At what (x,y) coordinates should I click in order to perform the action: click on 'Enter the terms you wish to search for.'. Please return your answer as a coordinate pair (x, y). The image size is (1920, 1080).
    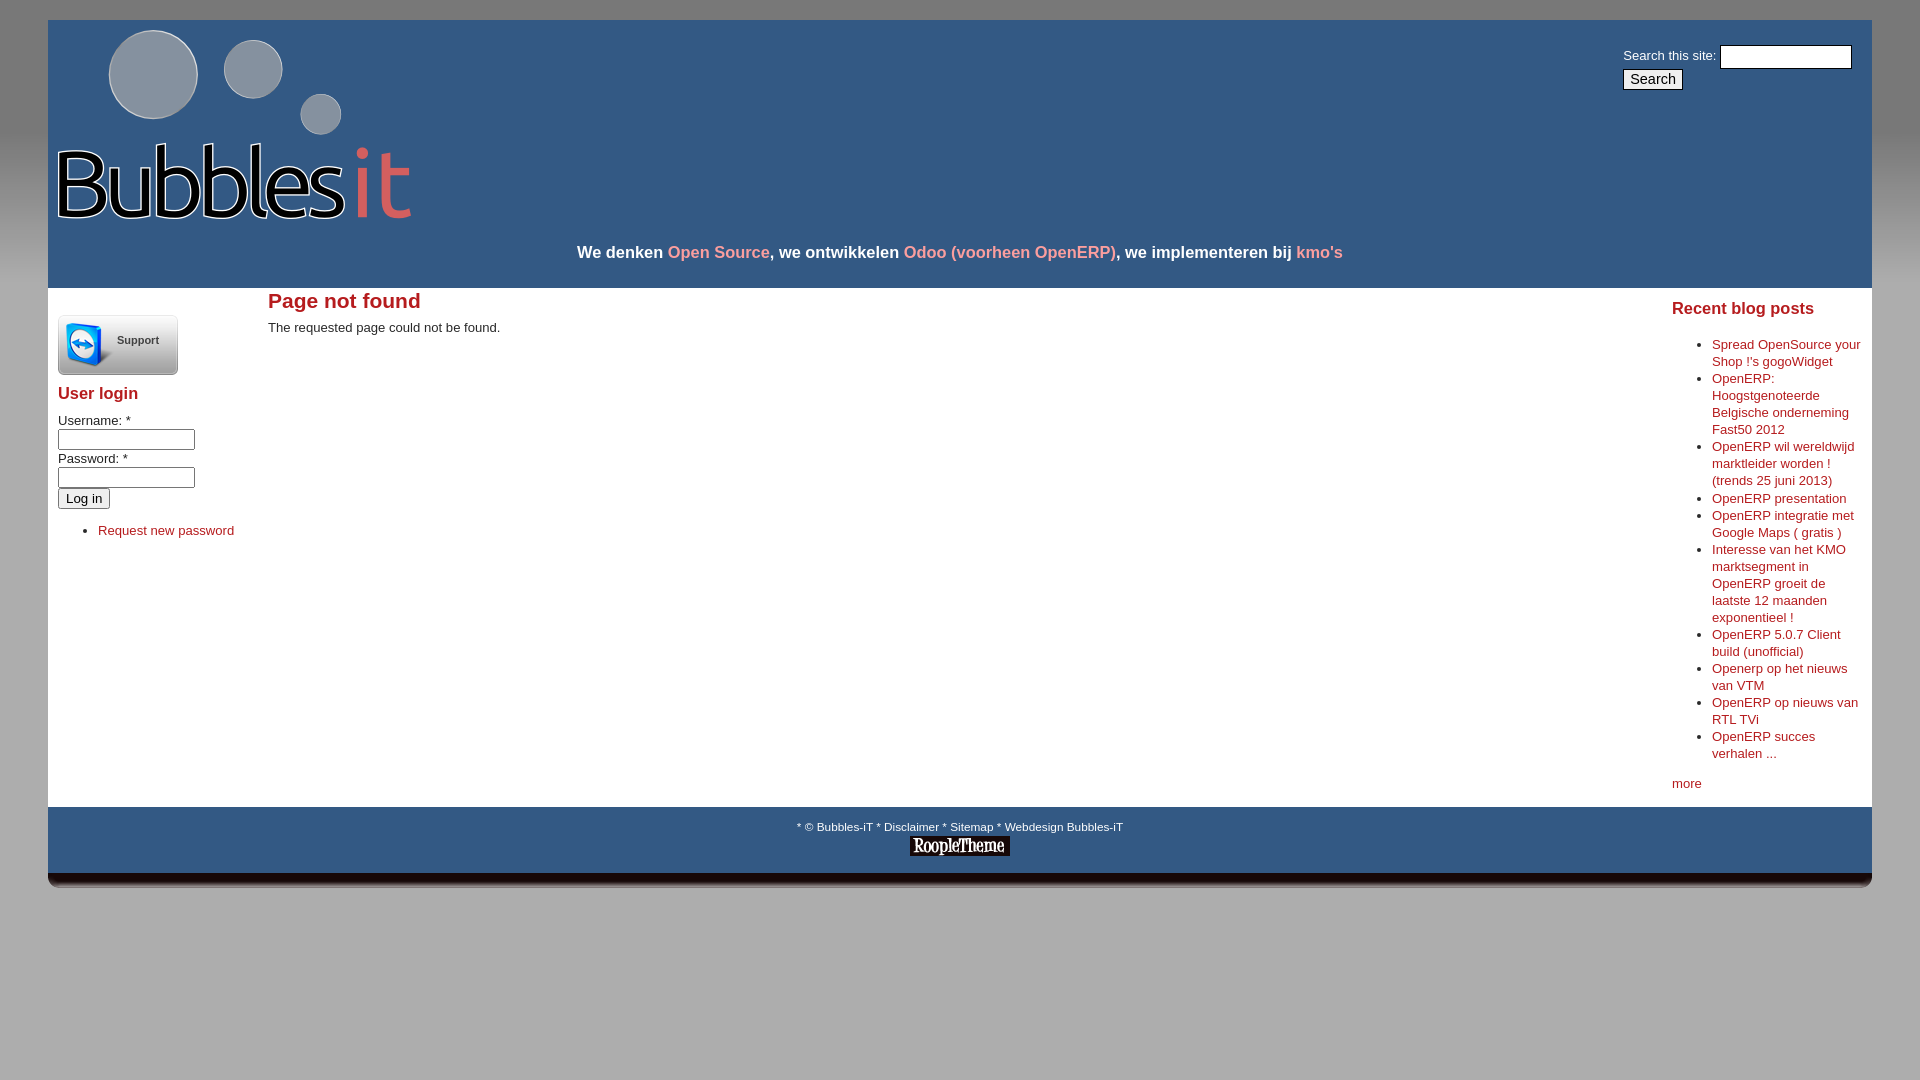
    Looking at the image, I should click on (1785, 56).